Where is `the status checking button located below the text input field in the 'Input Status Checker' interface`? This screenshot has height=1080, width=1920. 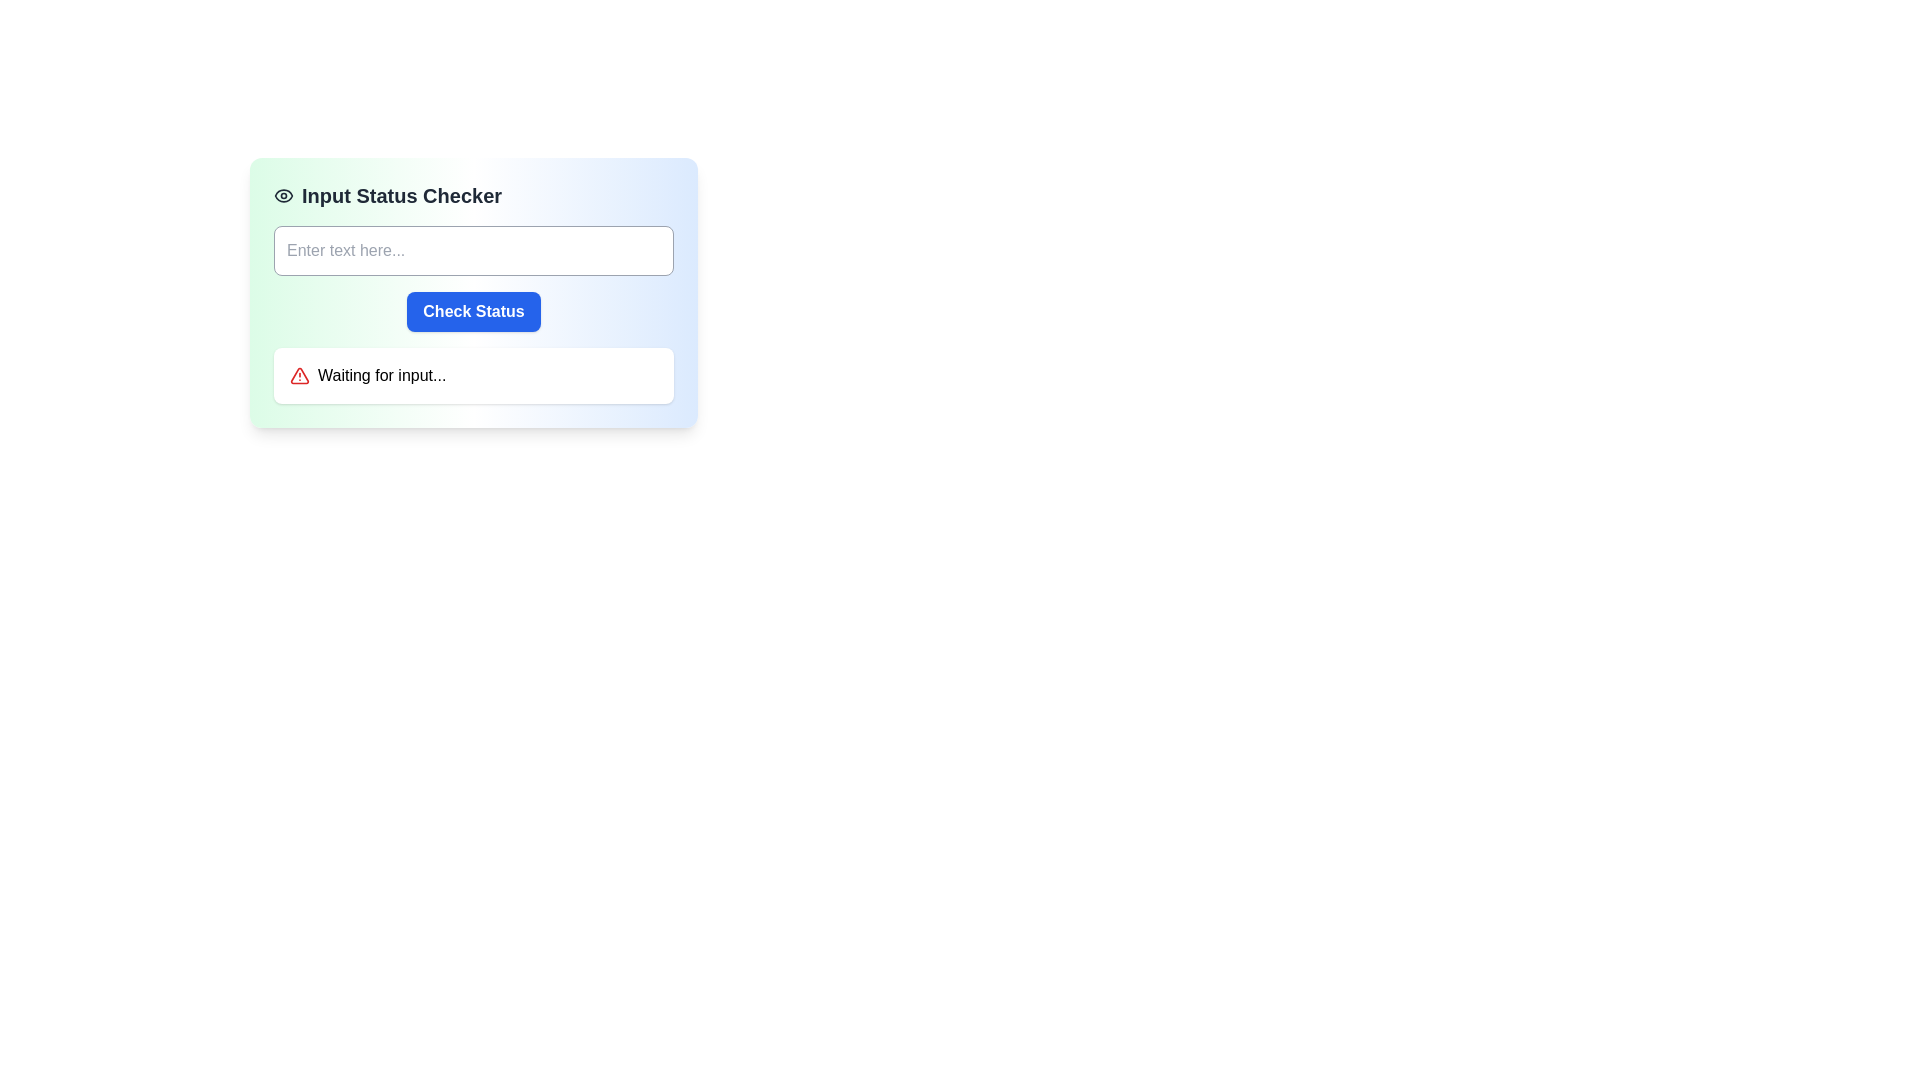 the status checking button located below the text input field in the 'Input Status Checker' interface is located at coordinates (473, 312).